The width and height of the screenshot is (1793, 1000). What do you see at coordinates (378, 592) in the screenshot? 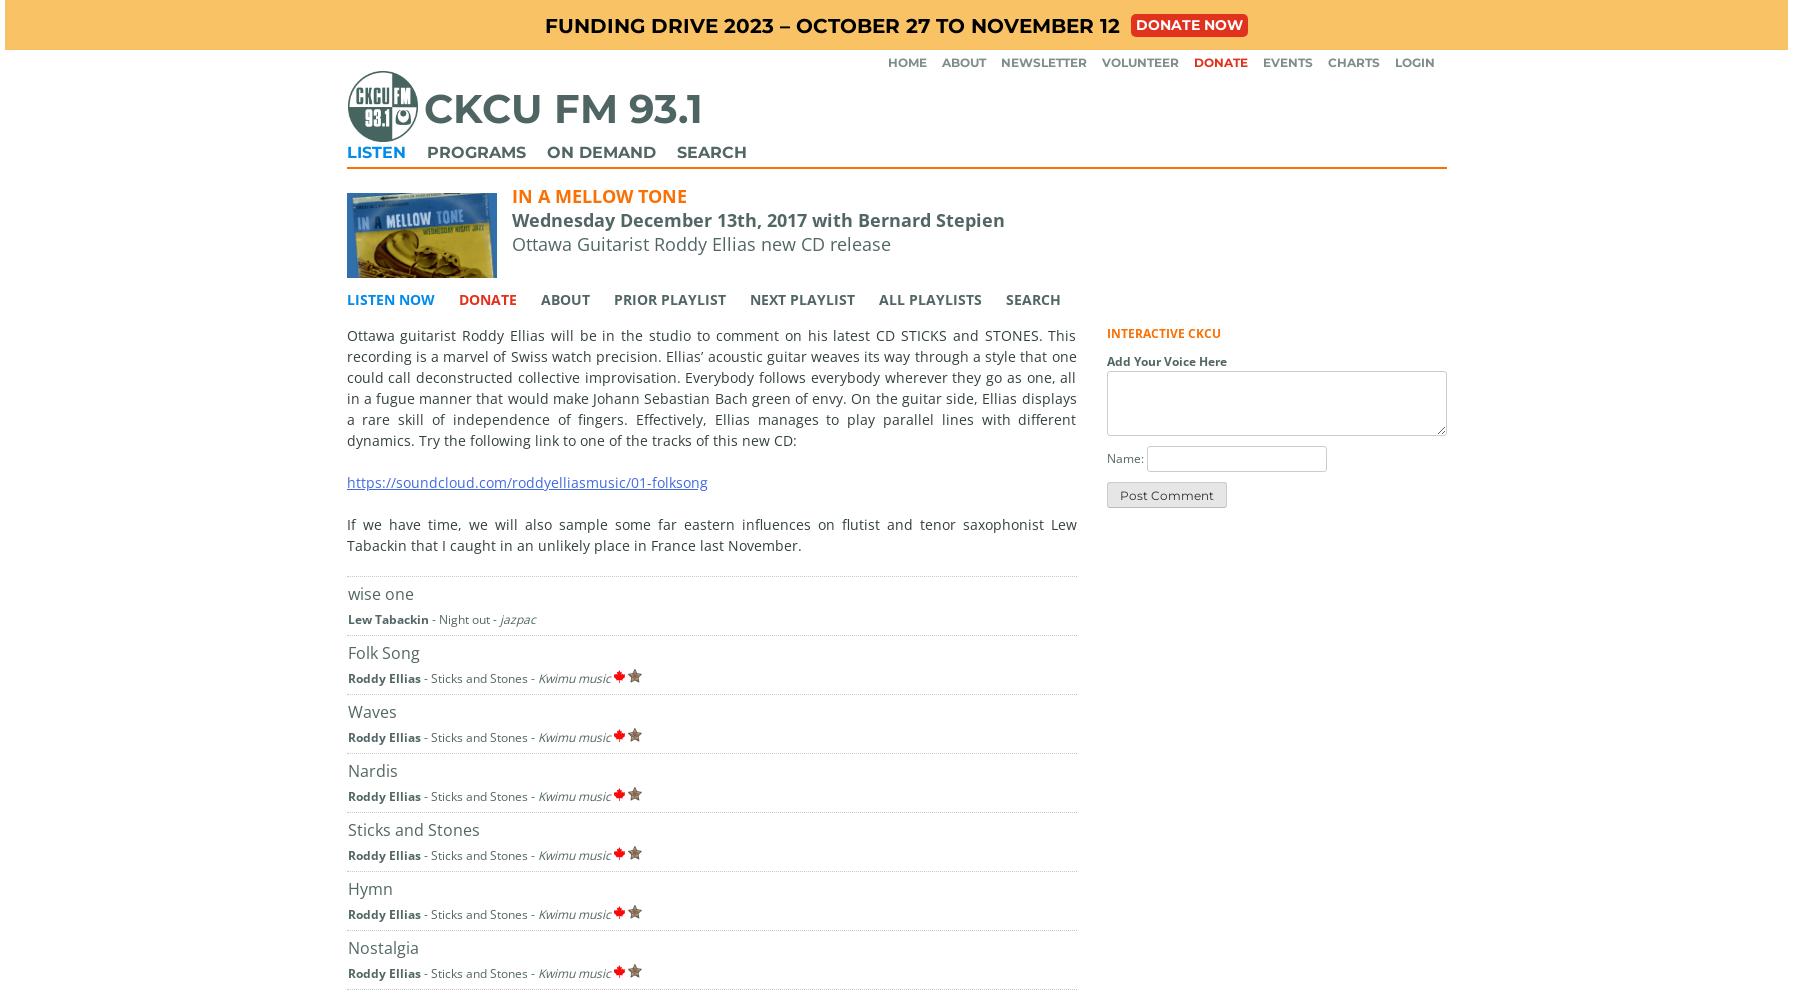
I see `'wise one'` at bounding box center [378, 592].